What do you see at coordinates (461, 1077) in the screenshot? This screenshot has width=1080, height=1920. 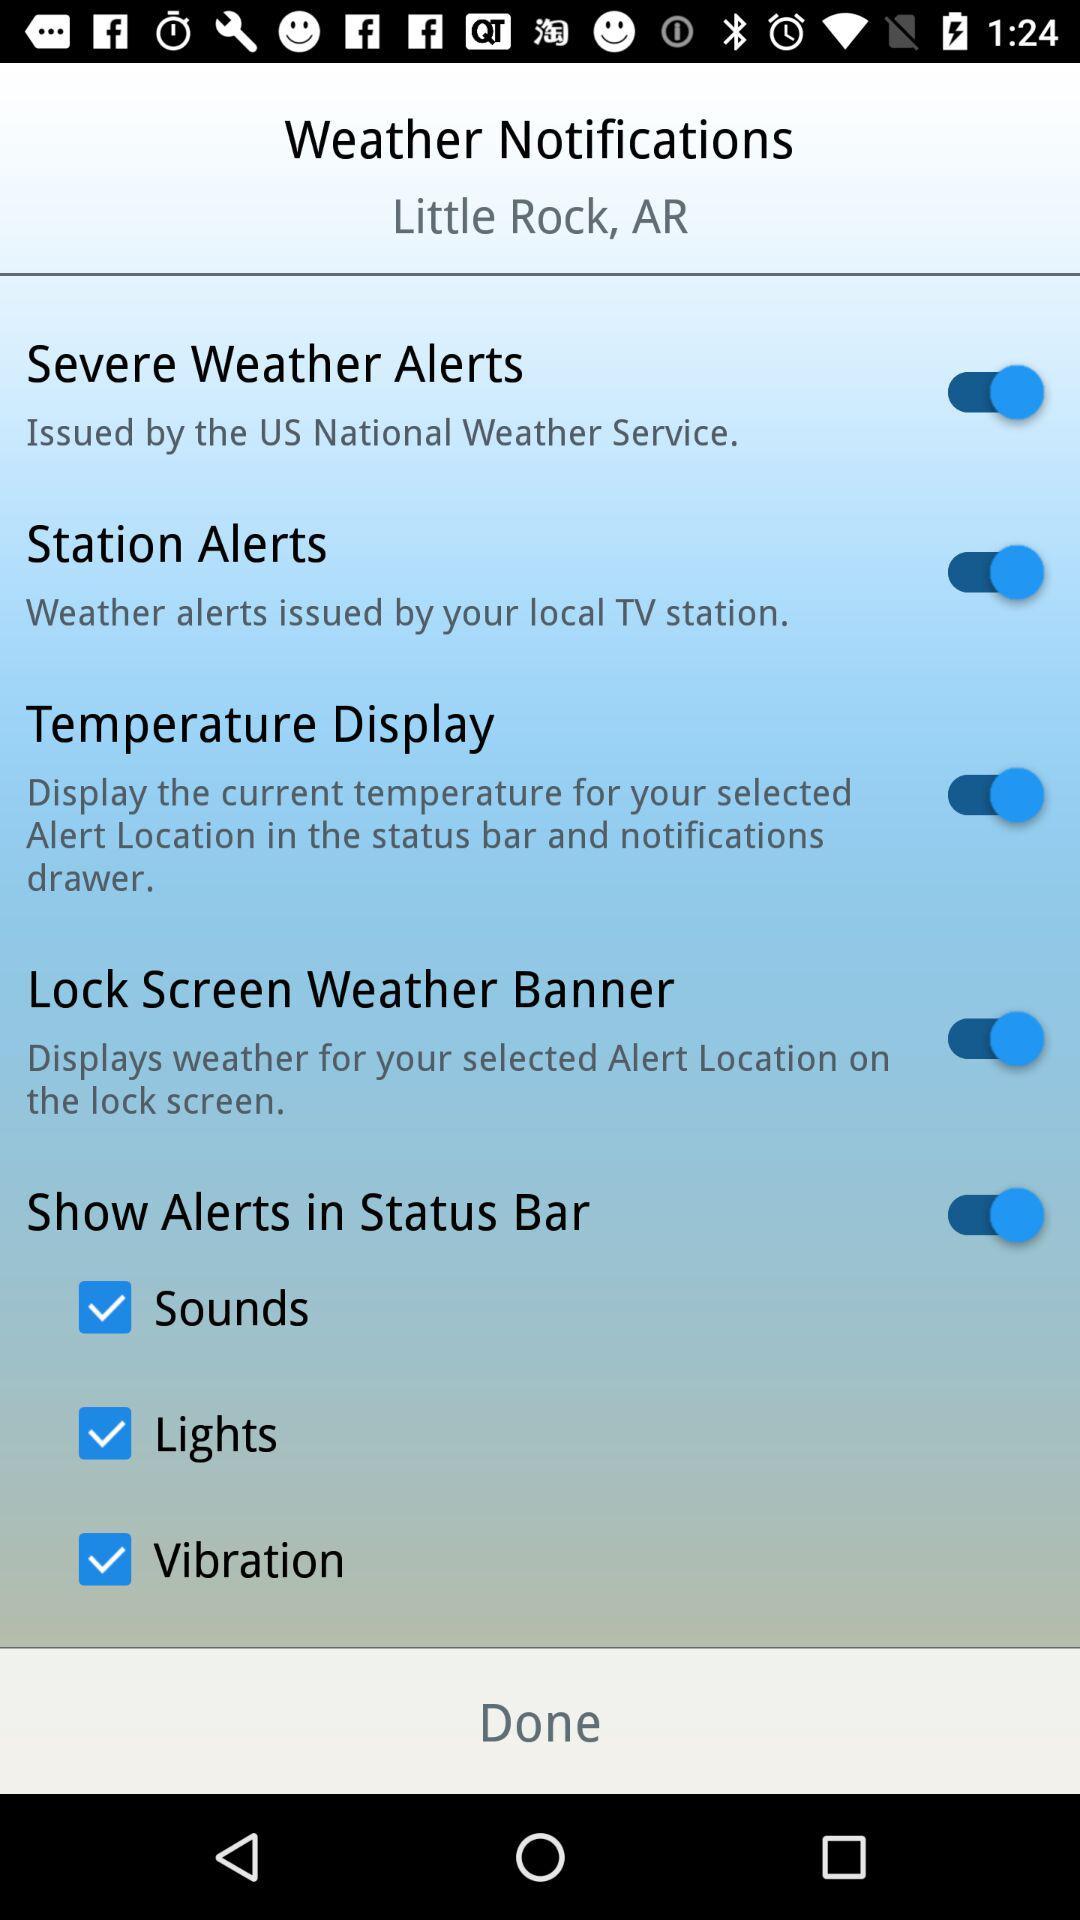 I see `icon below lock screen weather icon` at bounding box center [461, 1077].